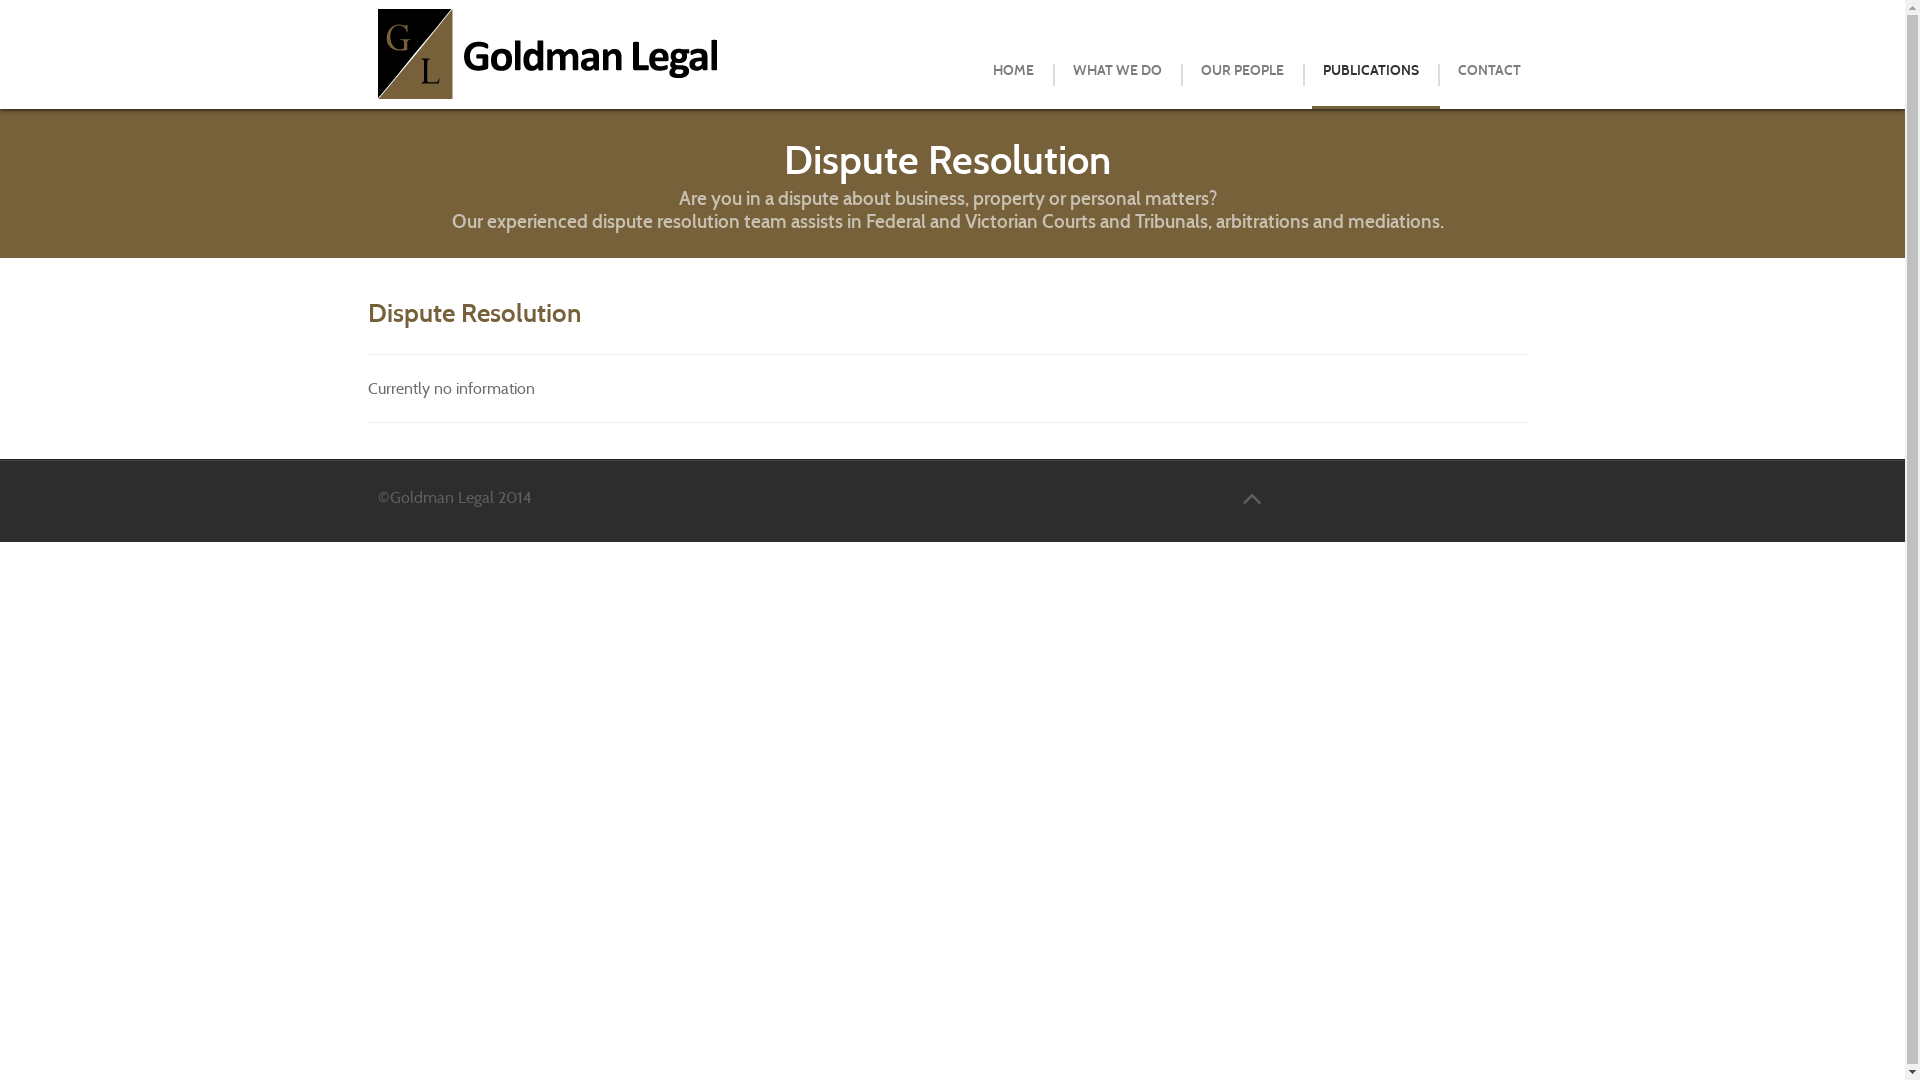  What do you see at coordinates (1489, 69) in the screenshot?
I see `'CONTACT'` at bounding box center [1489, 69].